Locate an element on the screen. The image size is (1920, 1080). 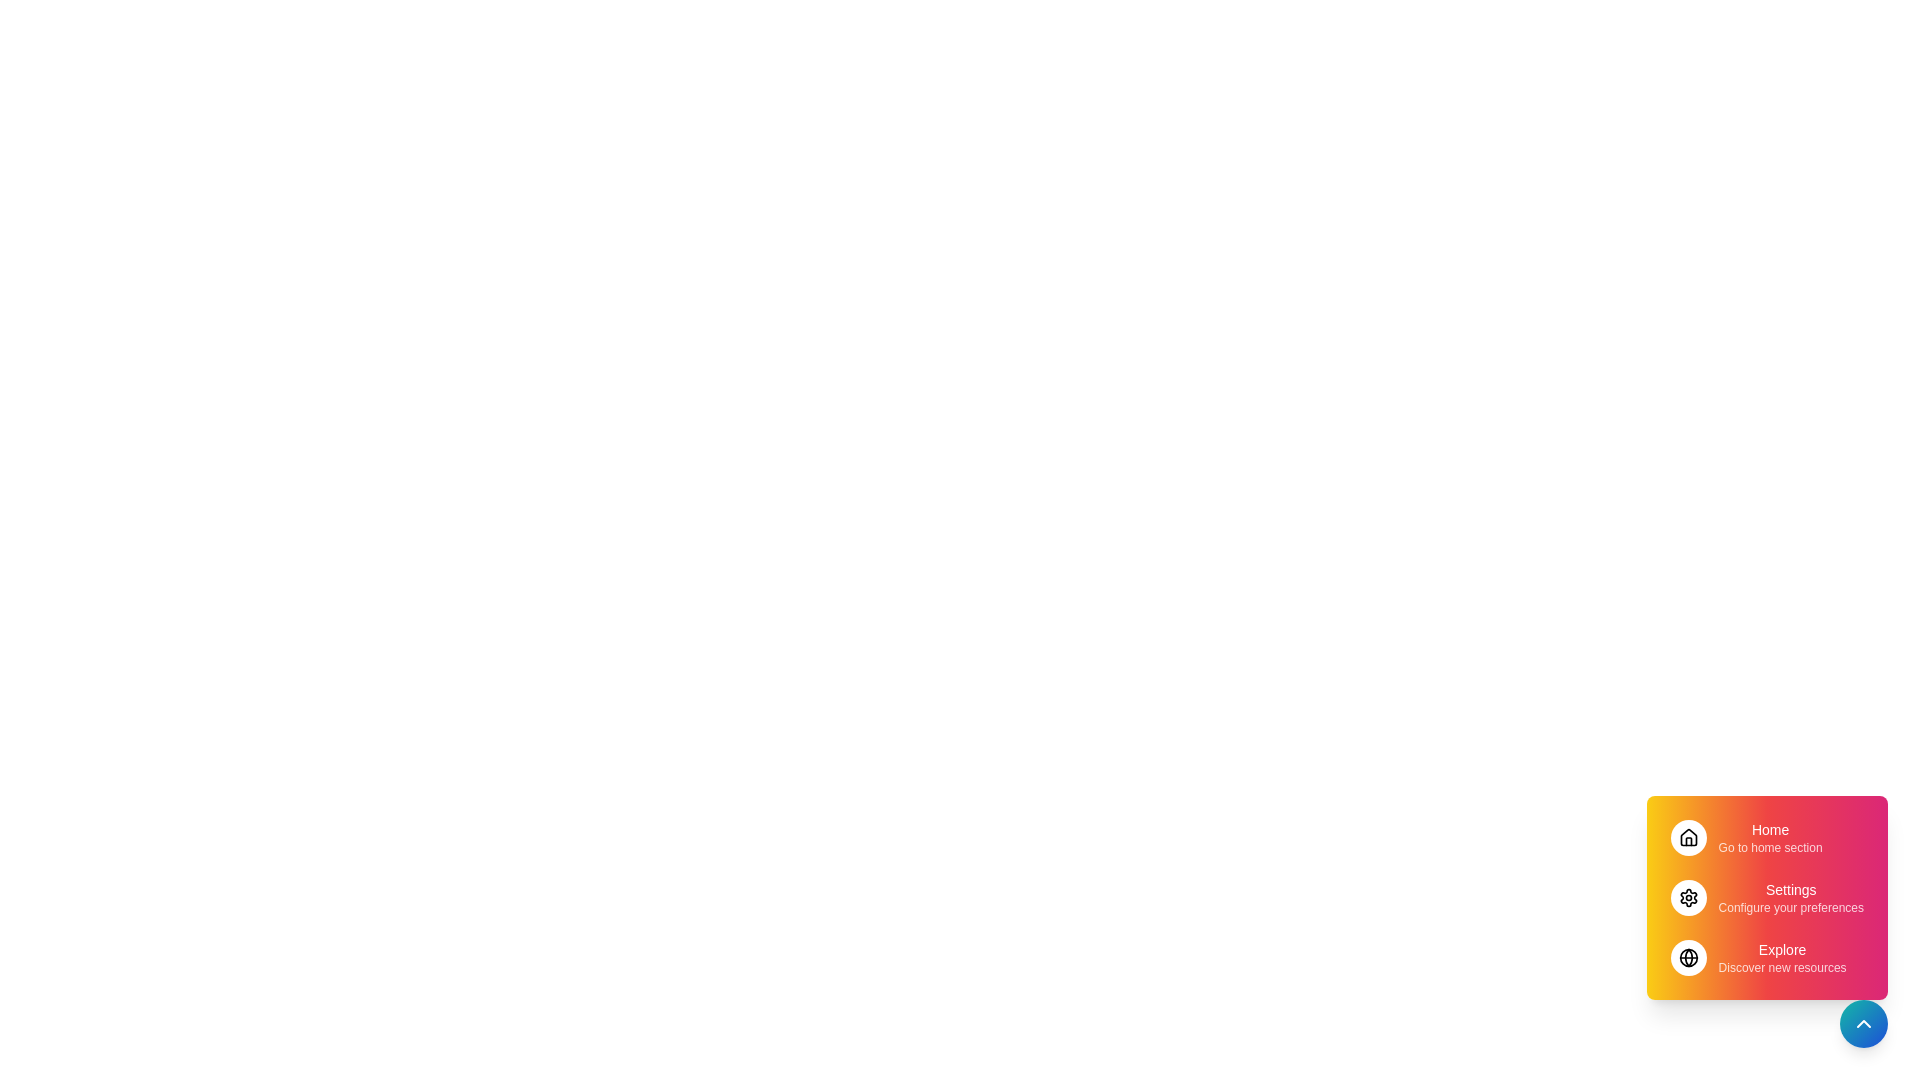
toggle button at the bottom-right corner to toggle the visibility of the menu is located at coordinates (1862, 1023).